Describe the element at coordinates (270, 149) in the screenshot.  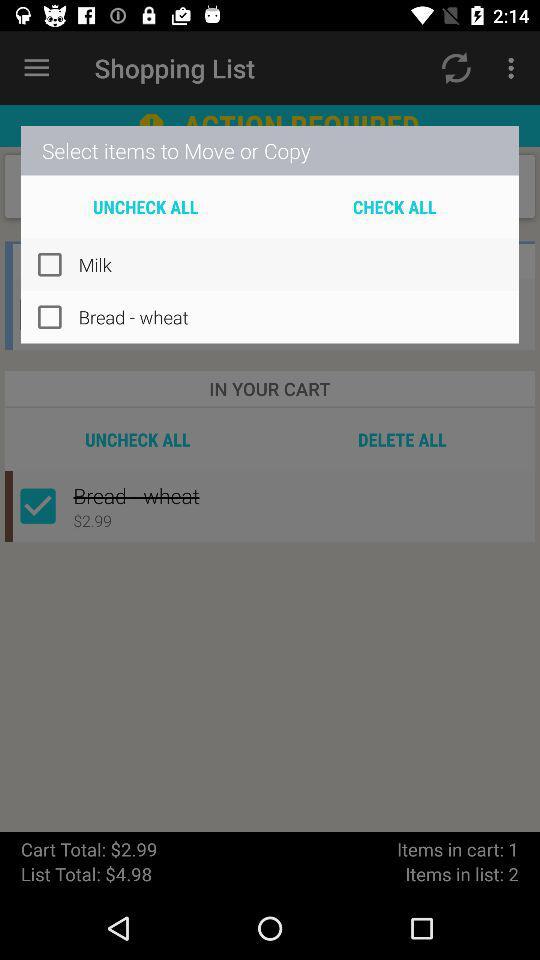
I see `the item above uncheck all icon` at that location.